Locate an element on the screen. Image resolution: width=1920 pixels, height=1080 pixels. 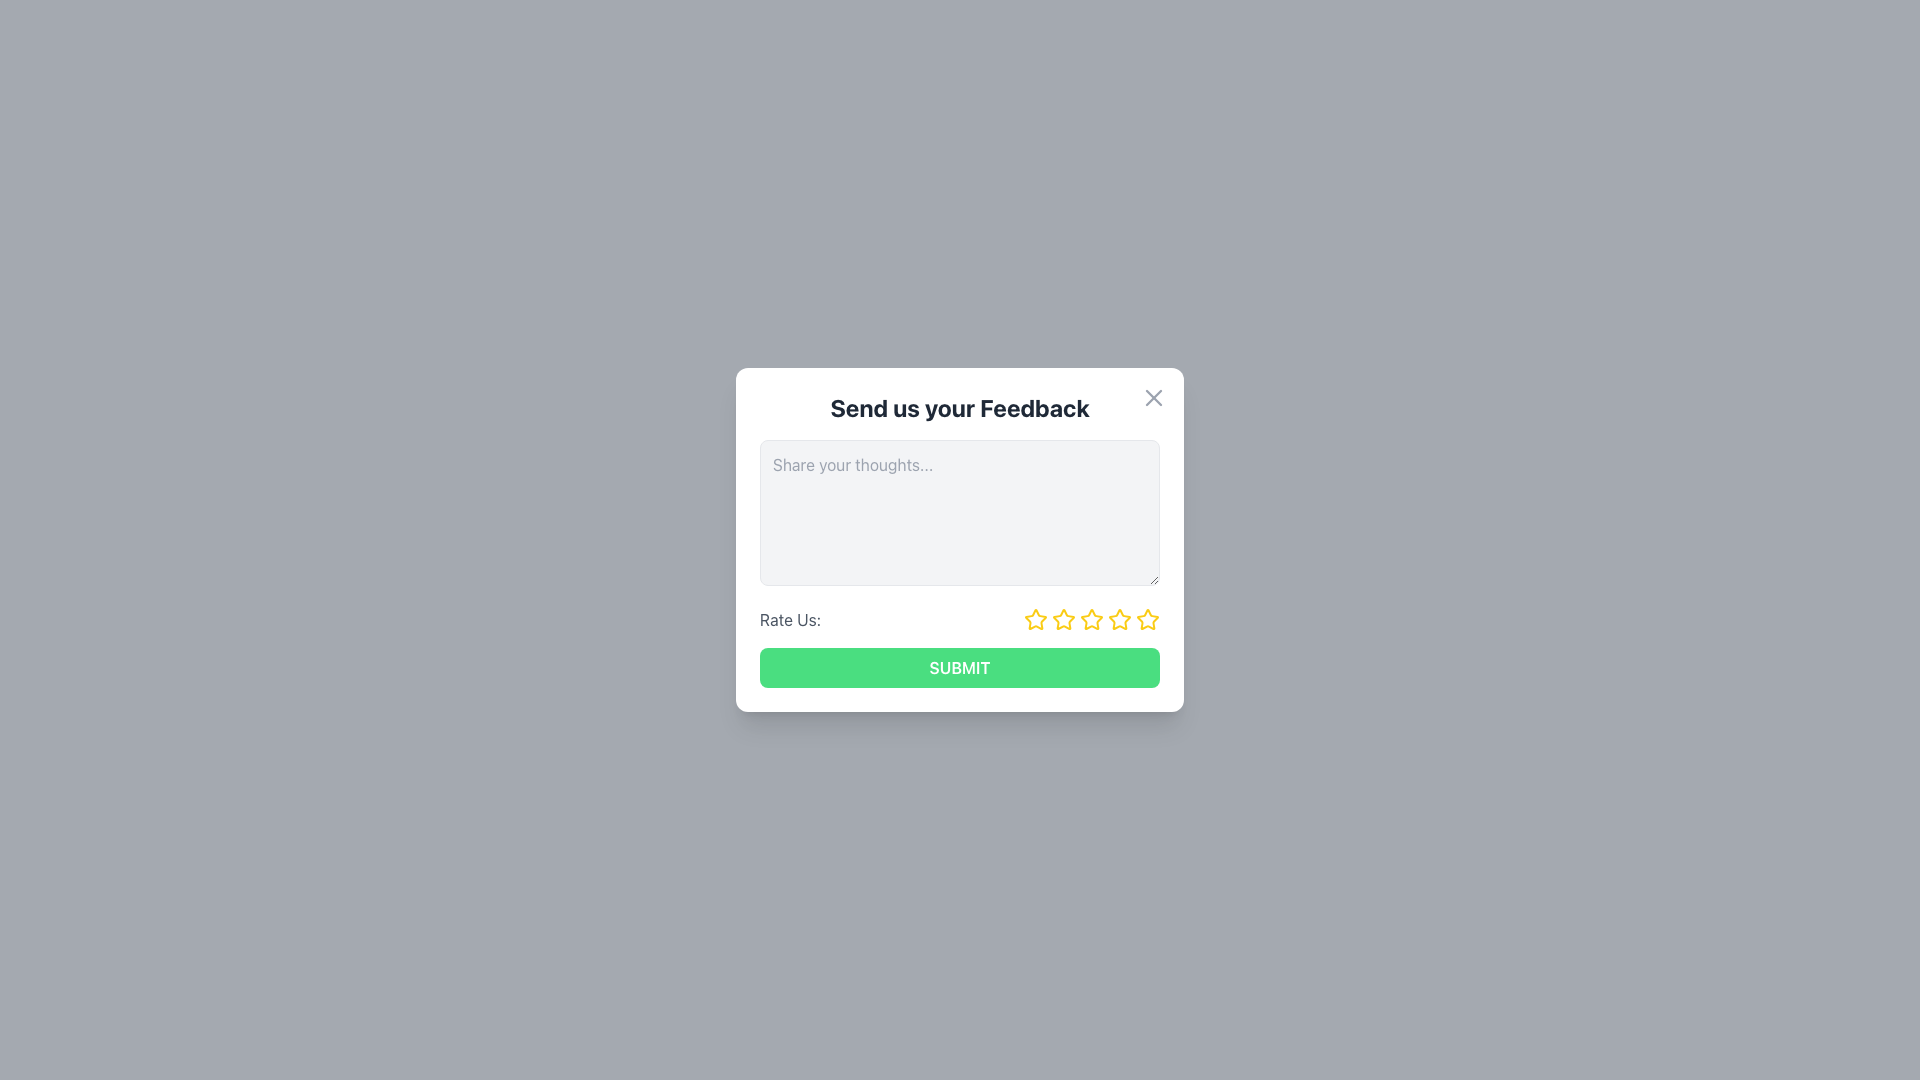
the third star in the horizontal sequence of five stars in the 'Rate Us' section is located at coordinates (1063, 618).